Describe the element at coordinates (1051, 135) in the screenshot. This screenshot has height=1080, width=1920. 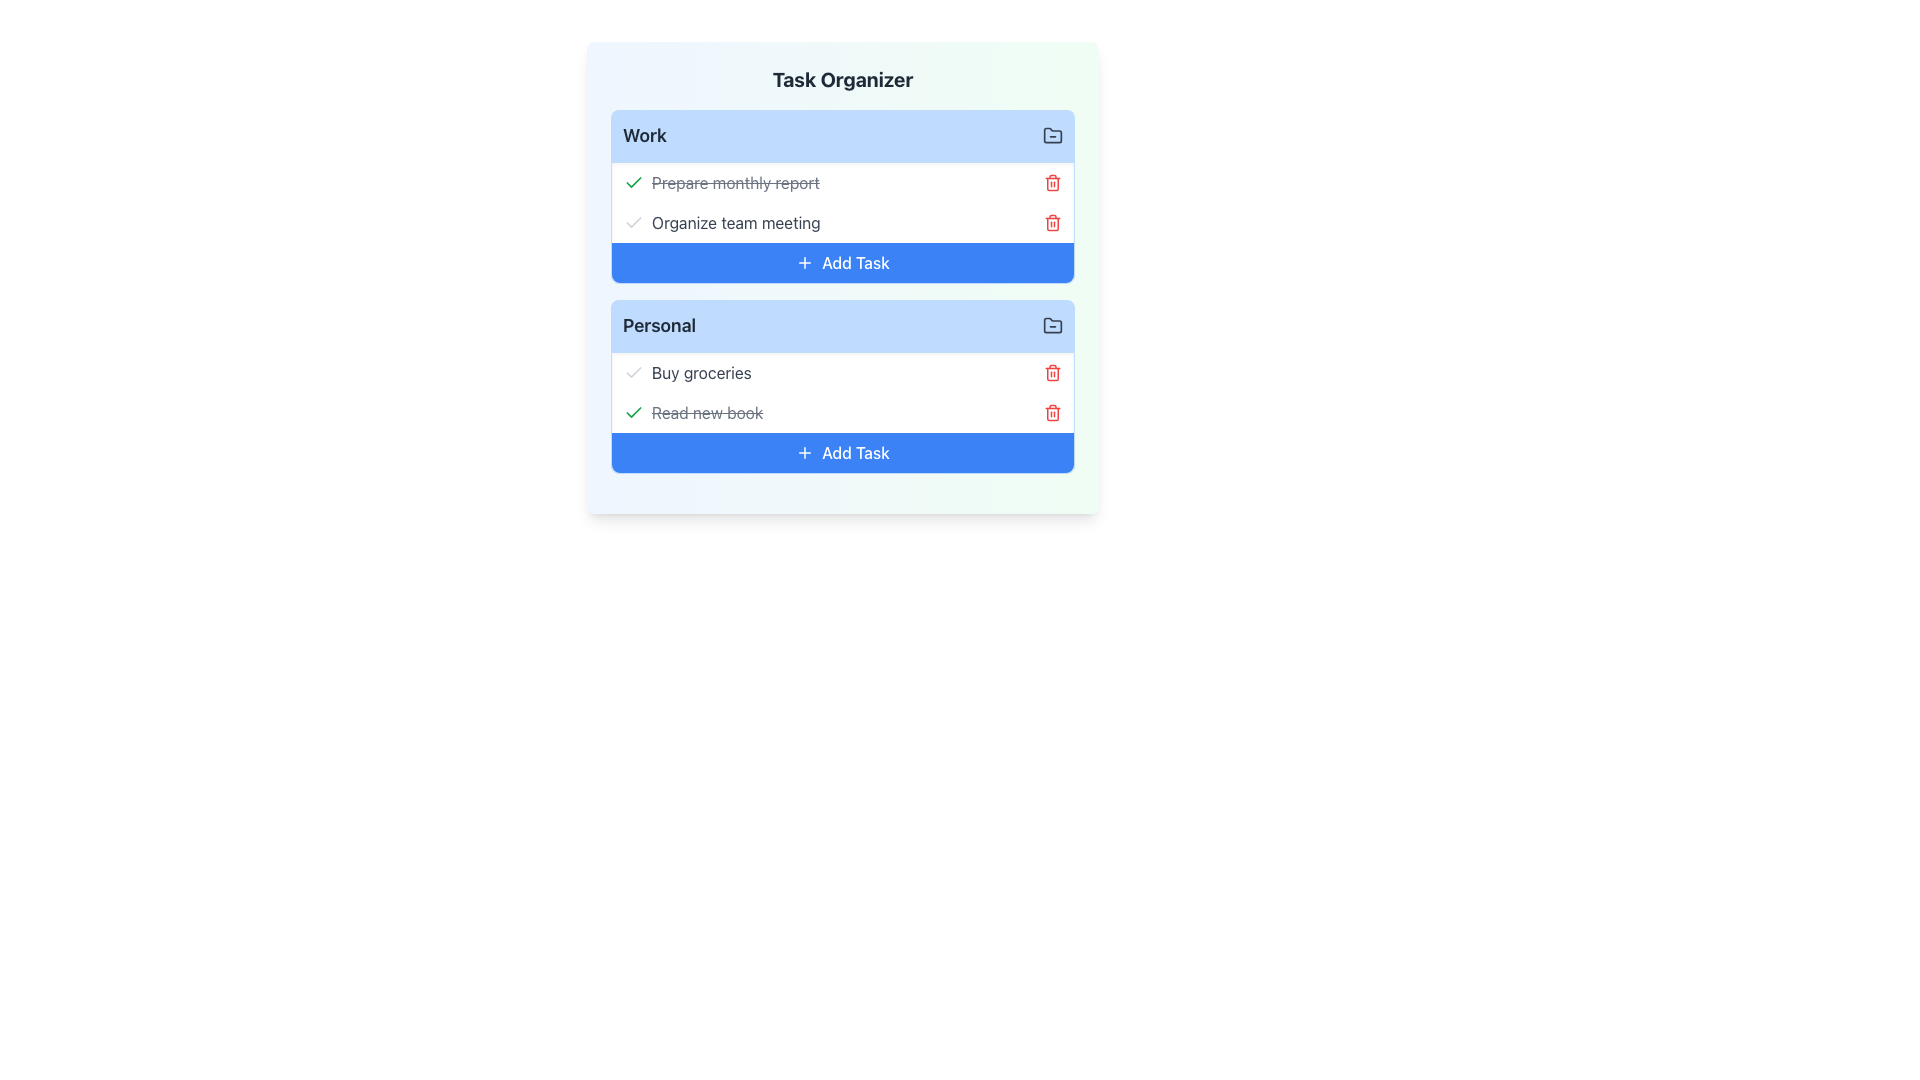
I see `the folder icon with a minus symbol, which is part of the 'Work' header section, styled with a blue outline and located at the far right adjacent to the title text 'Work'` at that location.